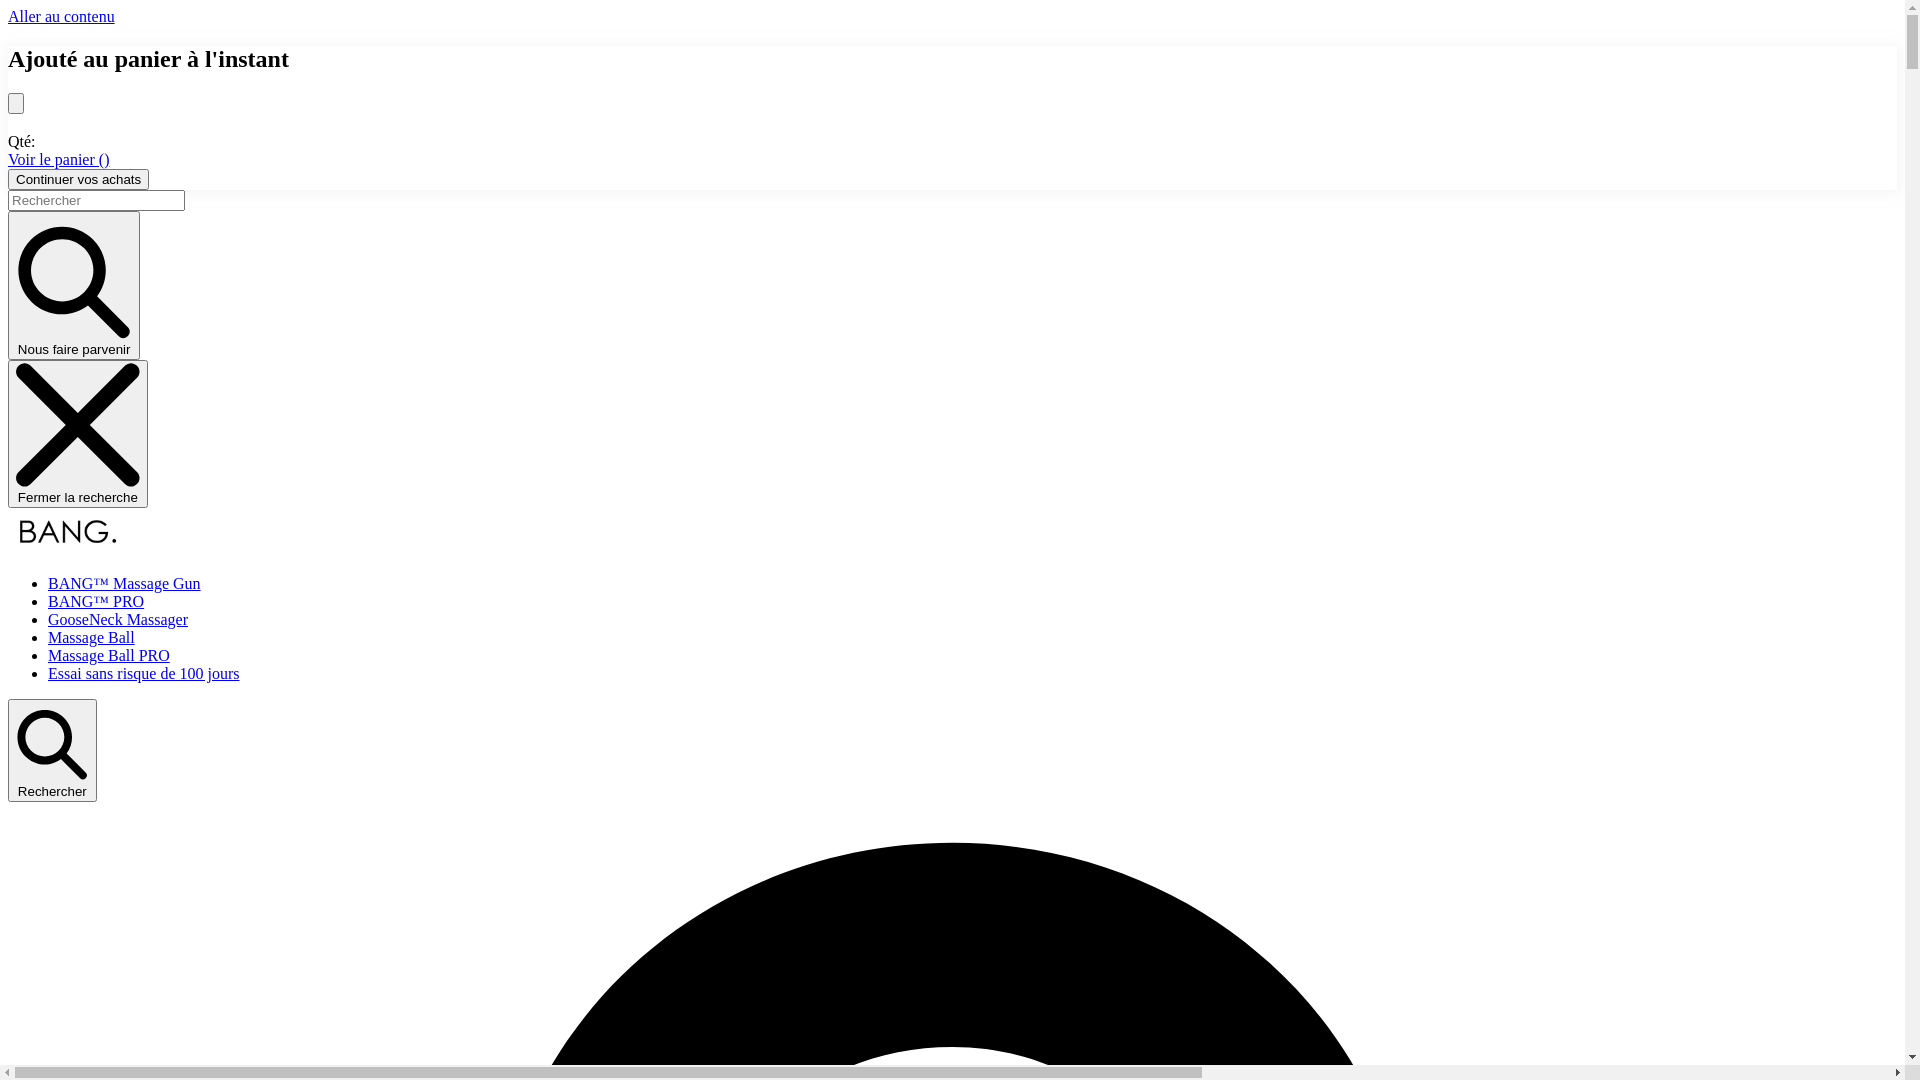 The height and width of the screenshot is (1080, 1920). What do you see at coordinates (48, 655) in the screenshot?
I see `'Massage Ball PRO'` at bounding box center [48, 655].